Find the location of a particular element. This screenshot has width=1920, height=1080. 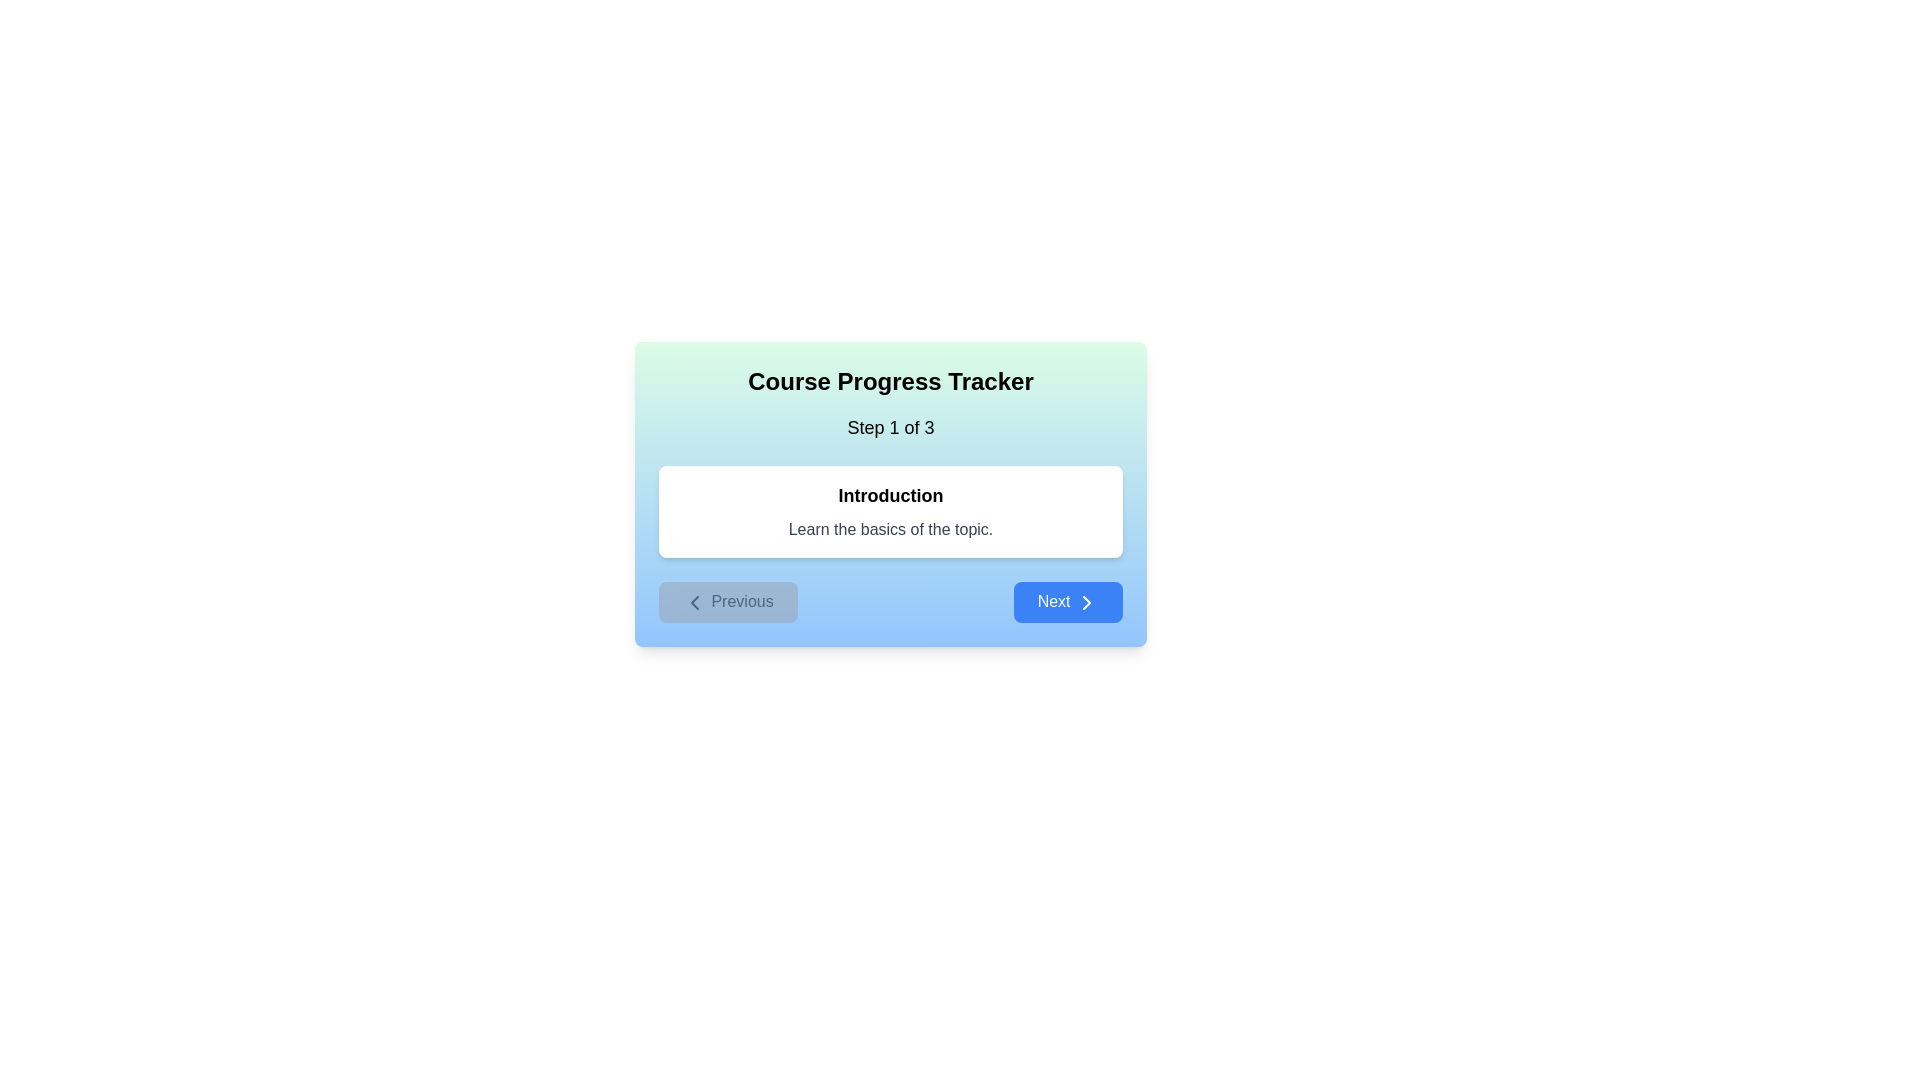

the 'Next' button to navigate to the next step is located at coordinates (1067, 600).